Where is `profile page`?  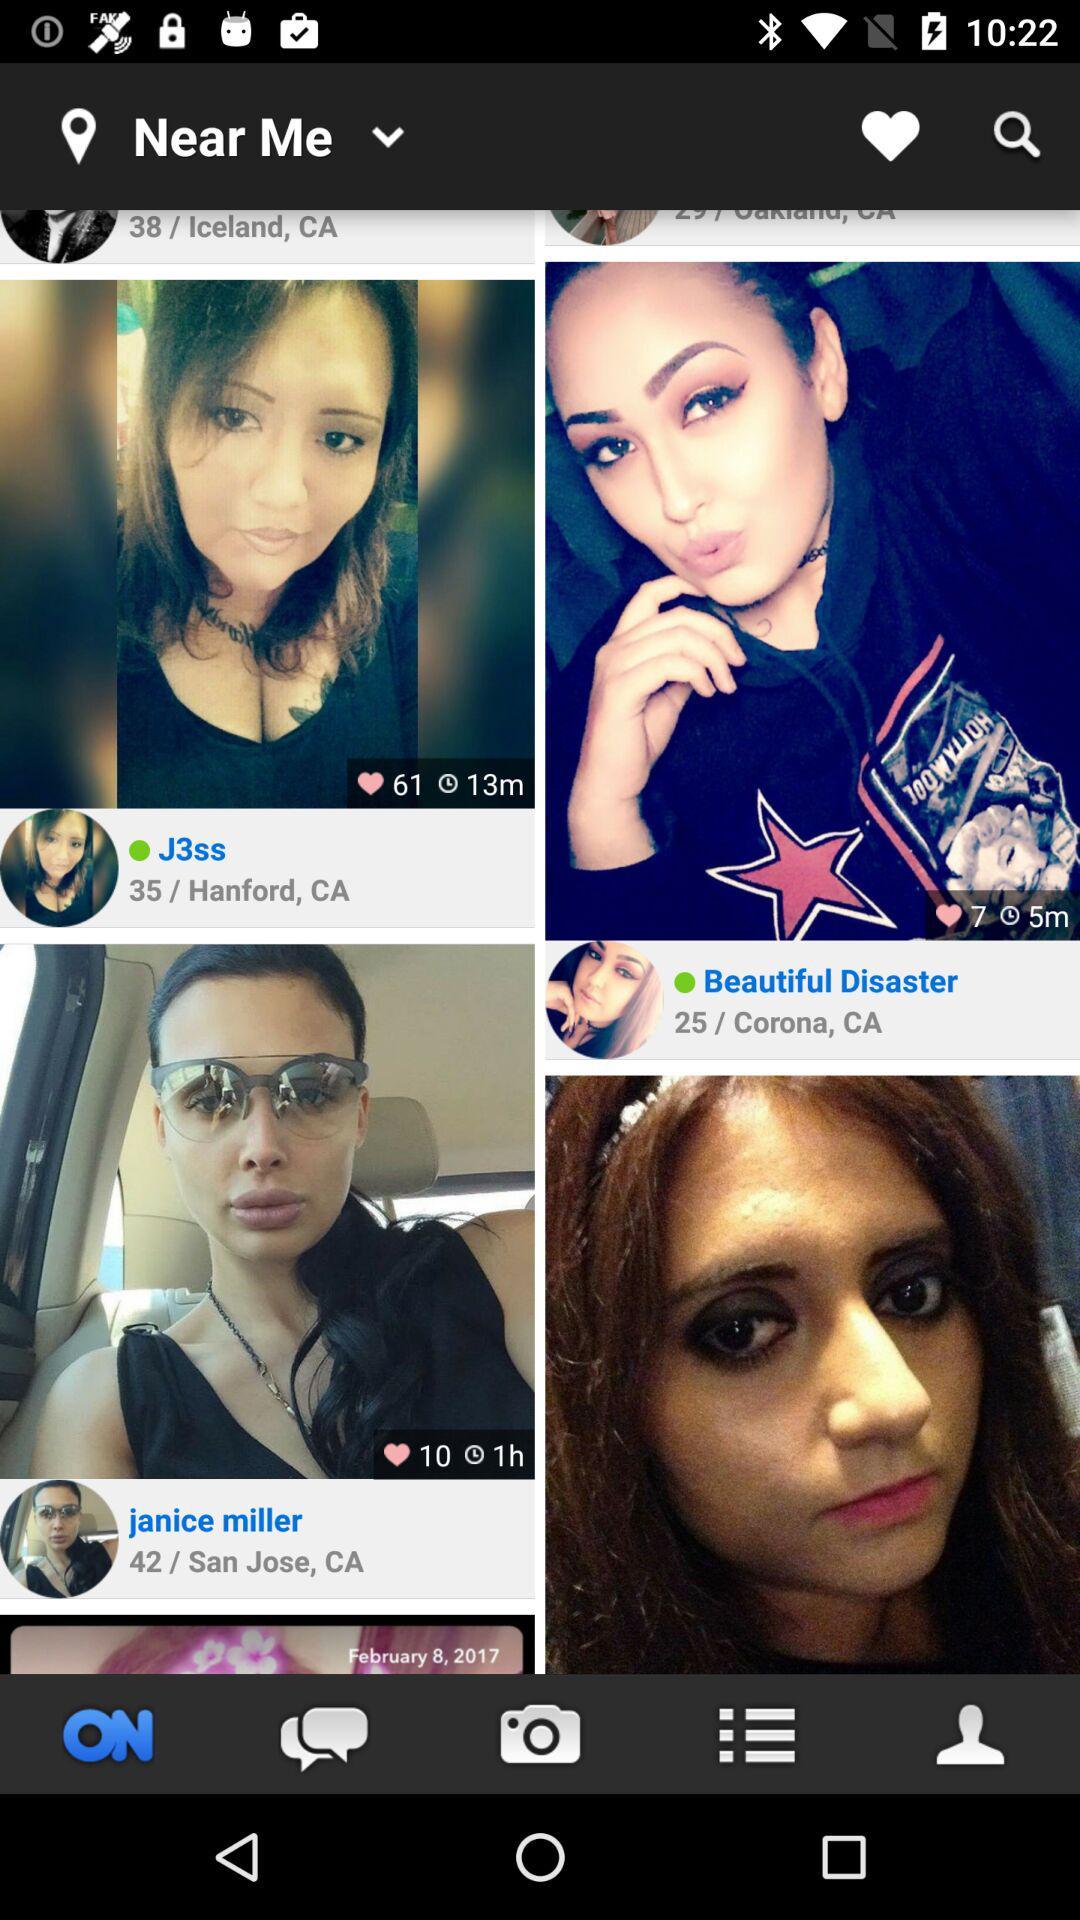 profile page is located at coordinates (971, 1733).